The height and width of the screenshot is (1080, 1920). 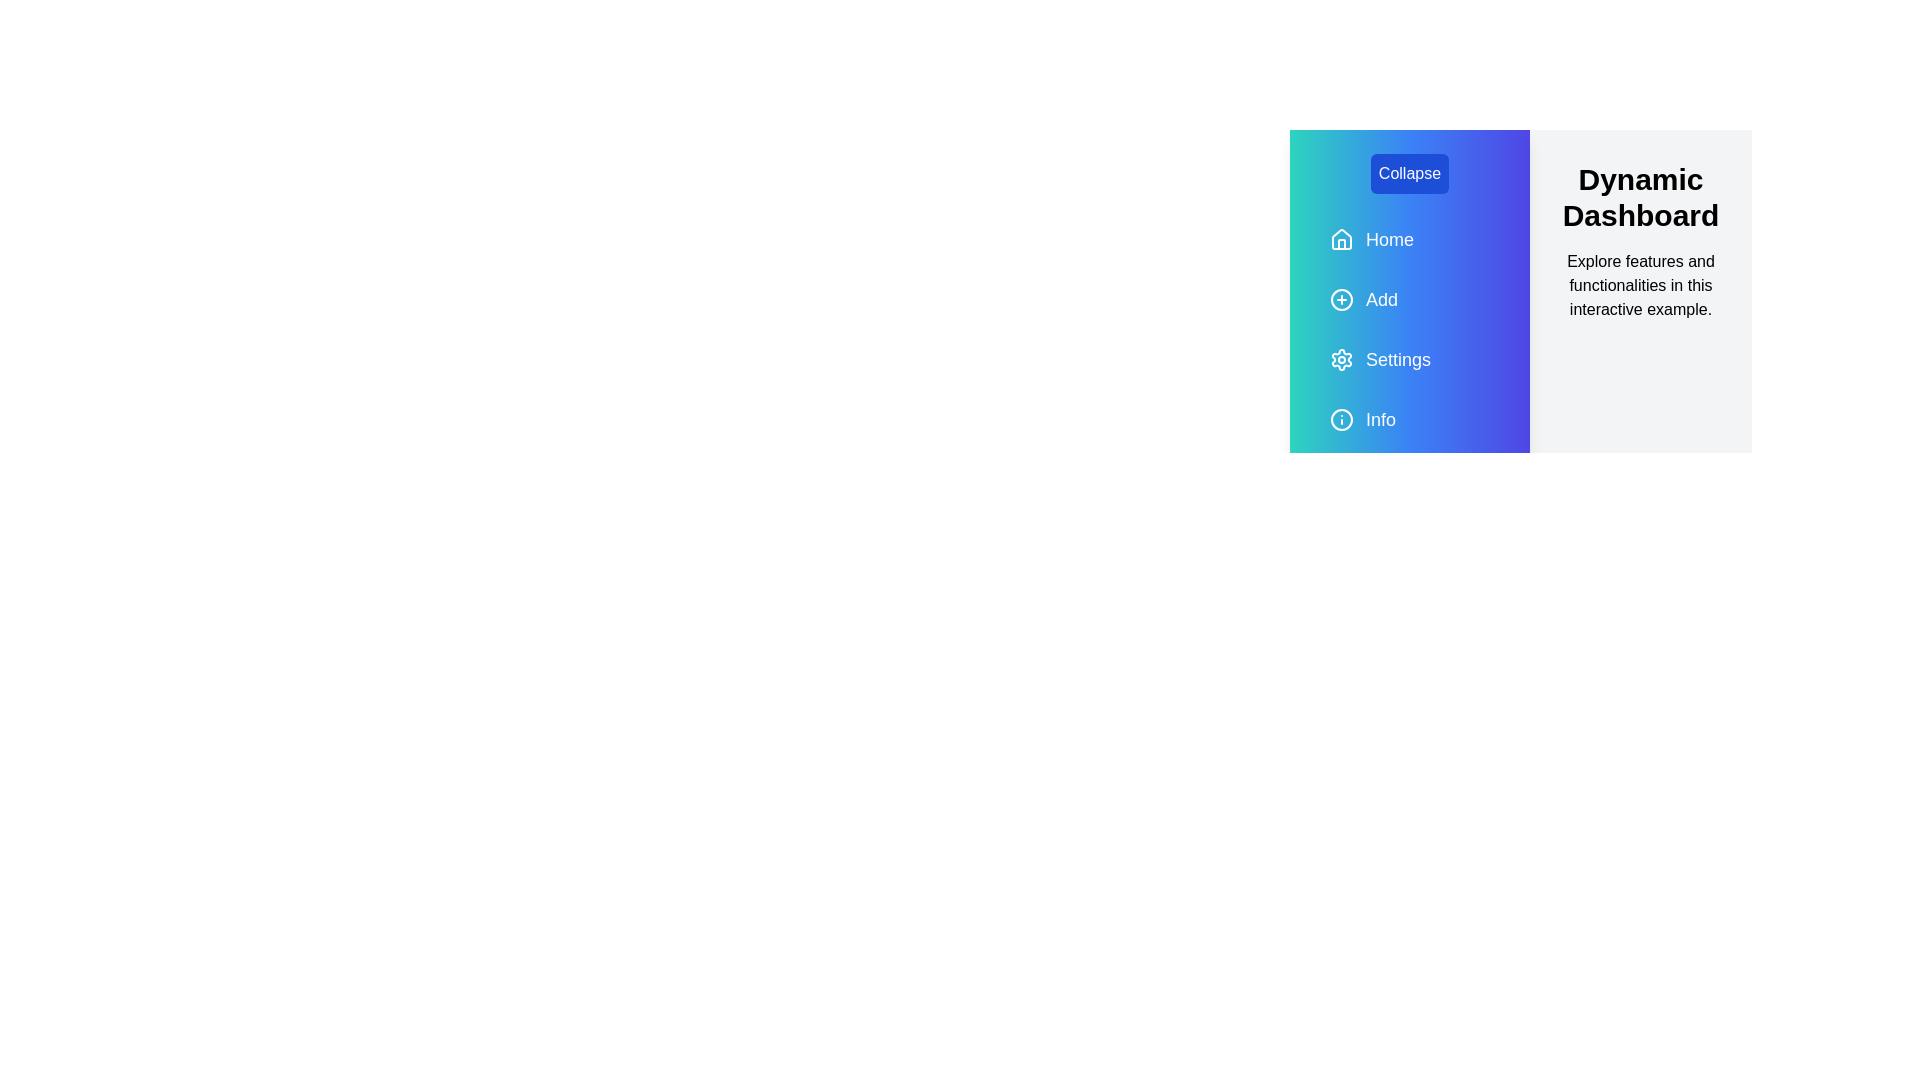 What do you see at coordinates (1409, 358) in the screenshot?
I see `the 'Settings' navigation item located in the sidebar` at bounding box center [1409, 358].